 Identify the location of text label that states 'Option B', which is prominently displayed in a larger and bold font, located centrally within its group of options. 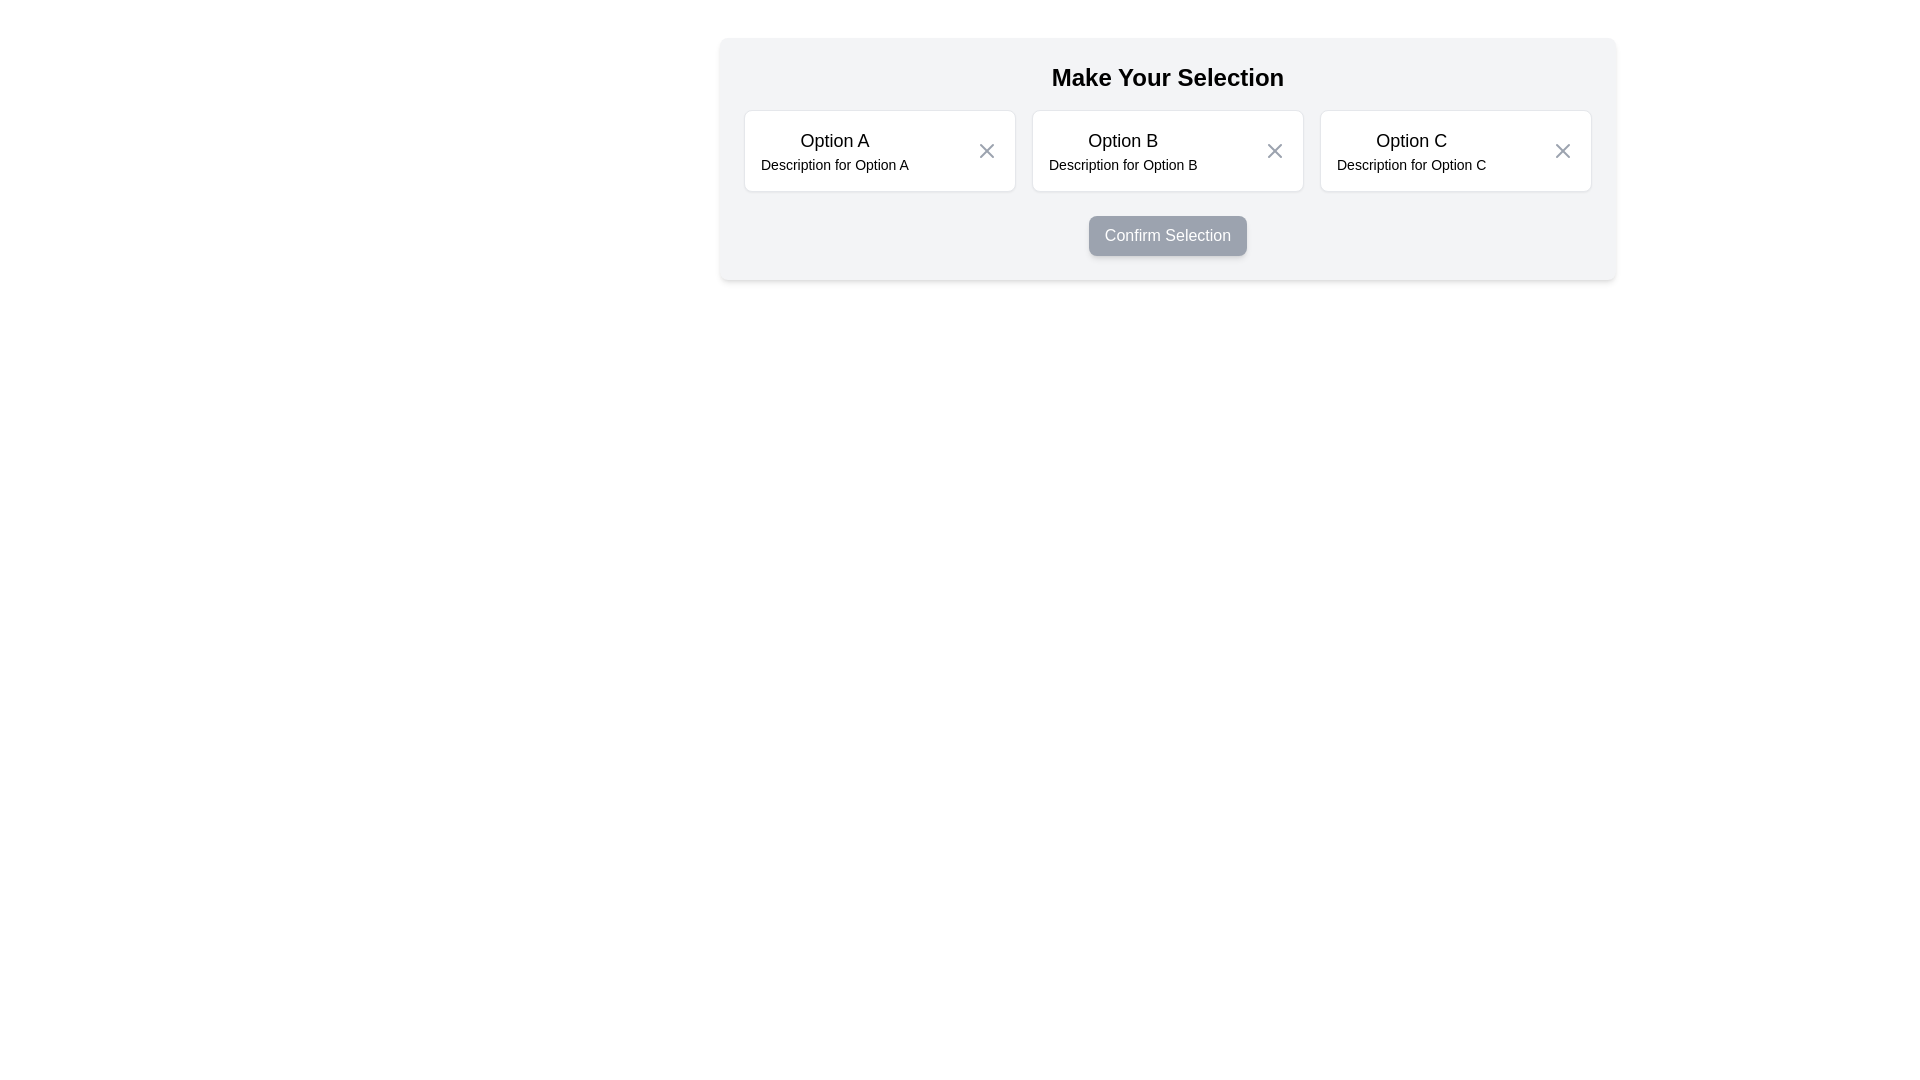
(1123, 140).